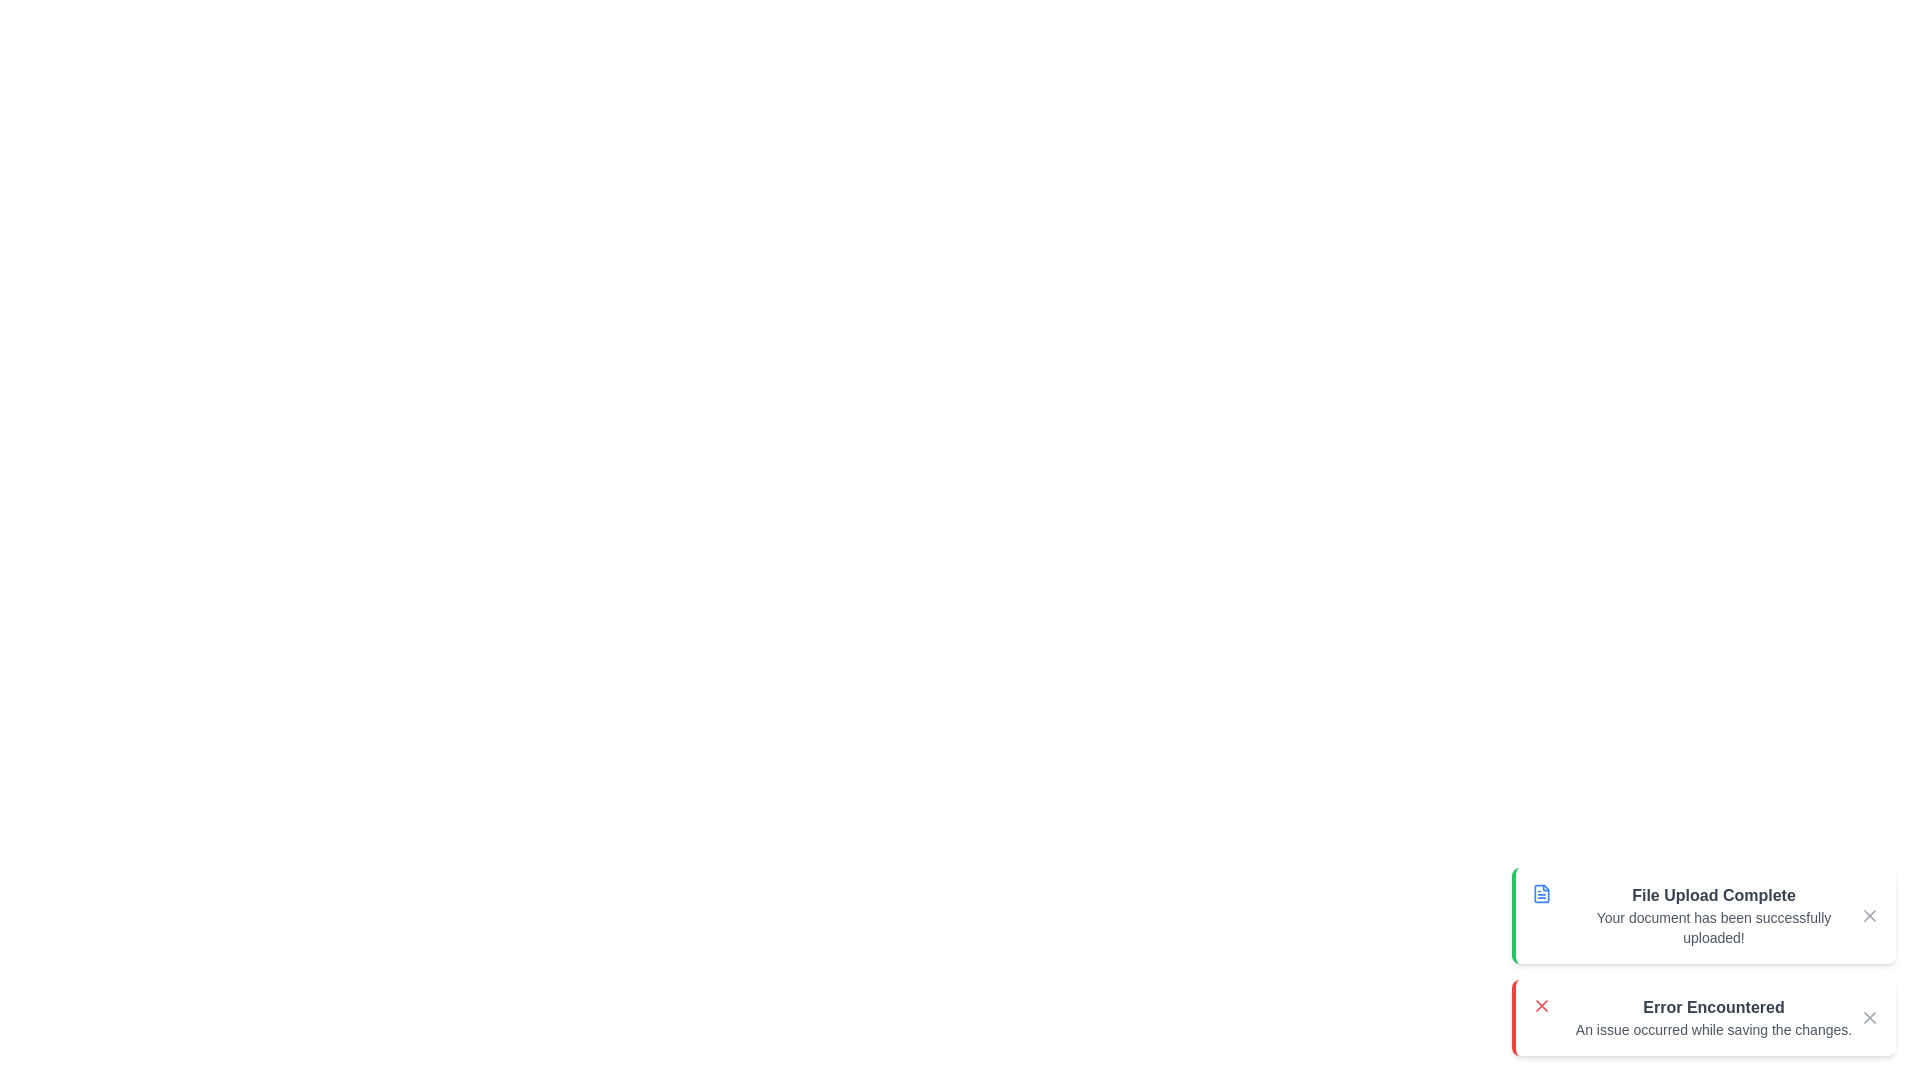  Describe the element at coordinates (1540, 1006) in the screenshot. I see `the notification icon for error` at that location.